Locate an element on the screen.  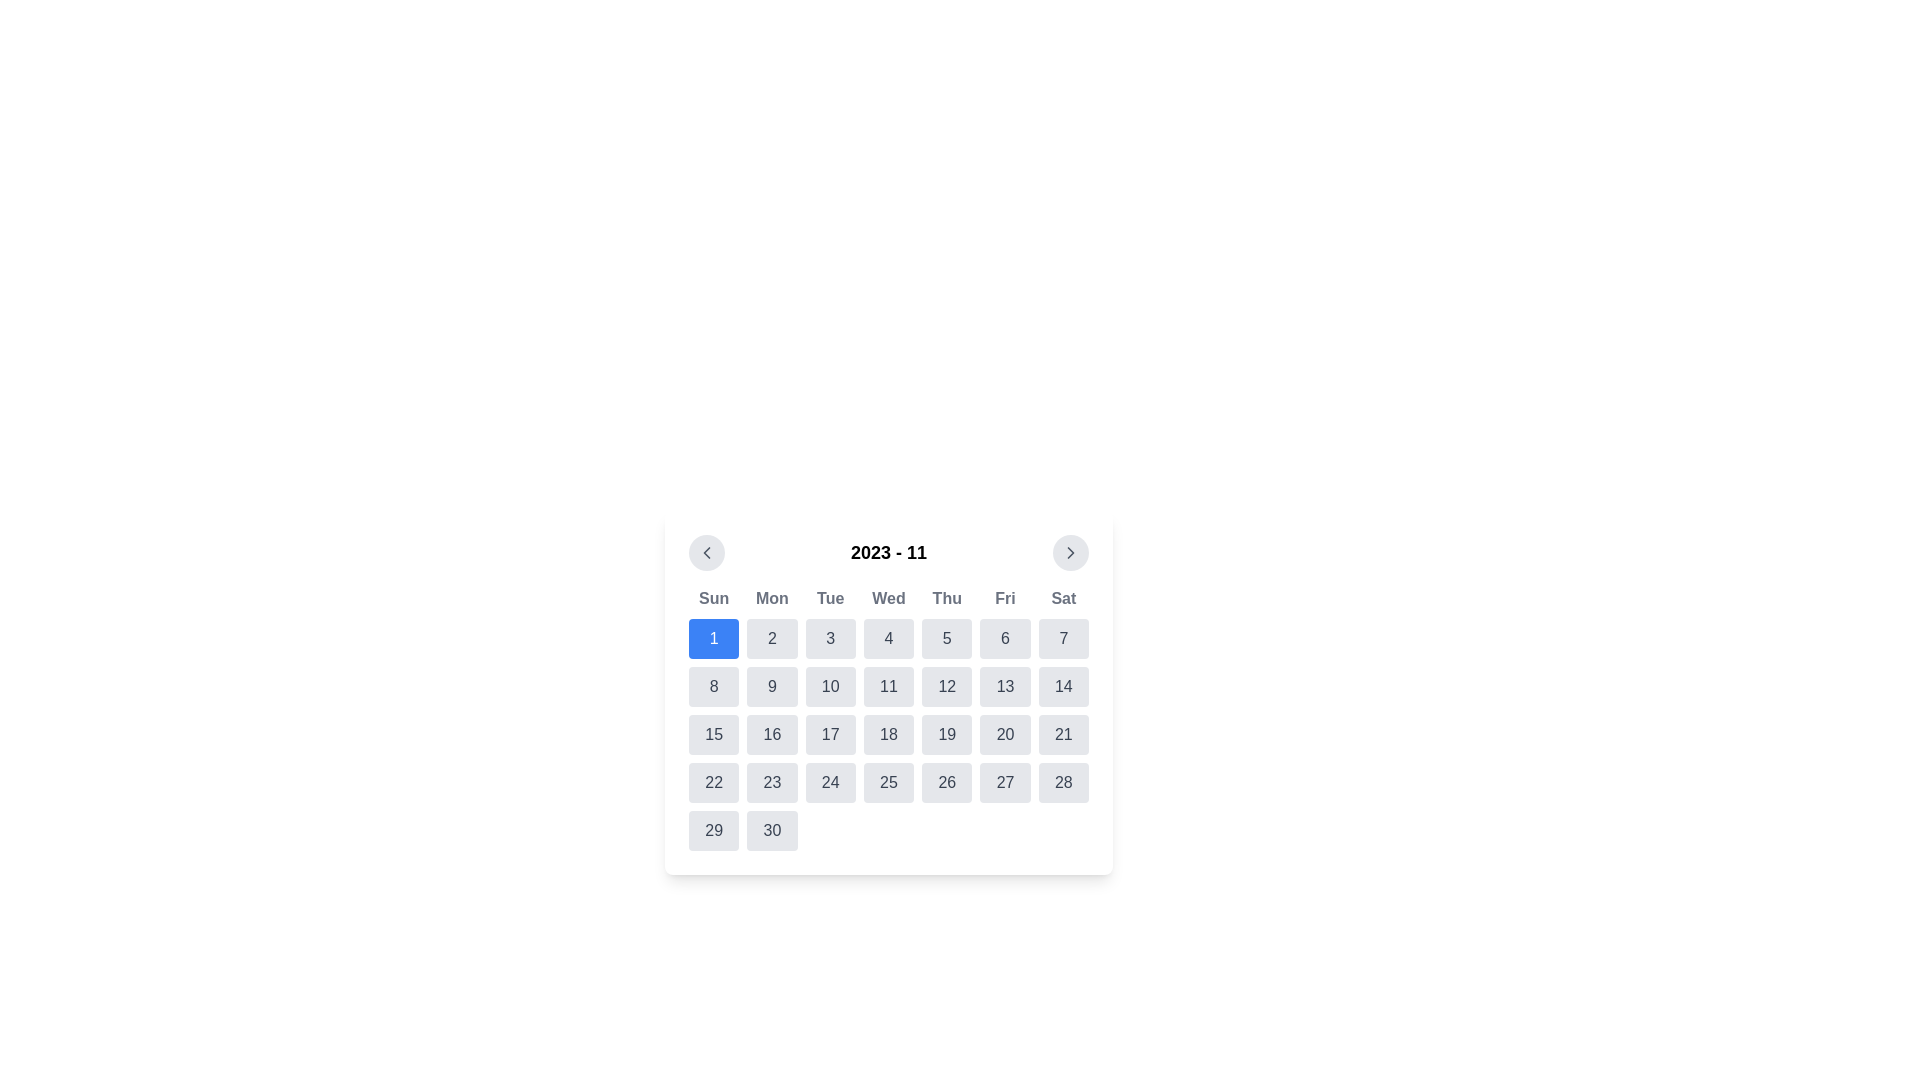
the text label reading 'Sun', which is displayed in bold gray font as part of a horizontal grid layout for the days of the week is located at coordinates (714, 597).